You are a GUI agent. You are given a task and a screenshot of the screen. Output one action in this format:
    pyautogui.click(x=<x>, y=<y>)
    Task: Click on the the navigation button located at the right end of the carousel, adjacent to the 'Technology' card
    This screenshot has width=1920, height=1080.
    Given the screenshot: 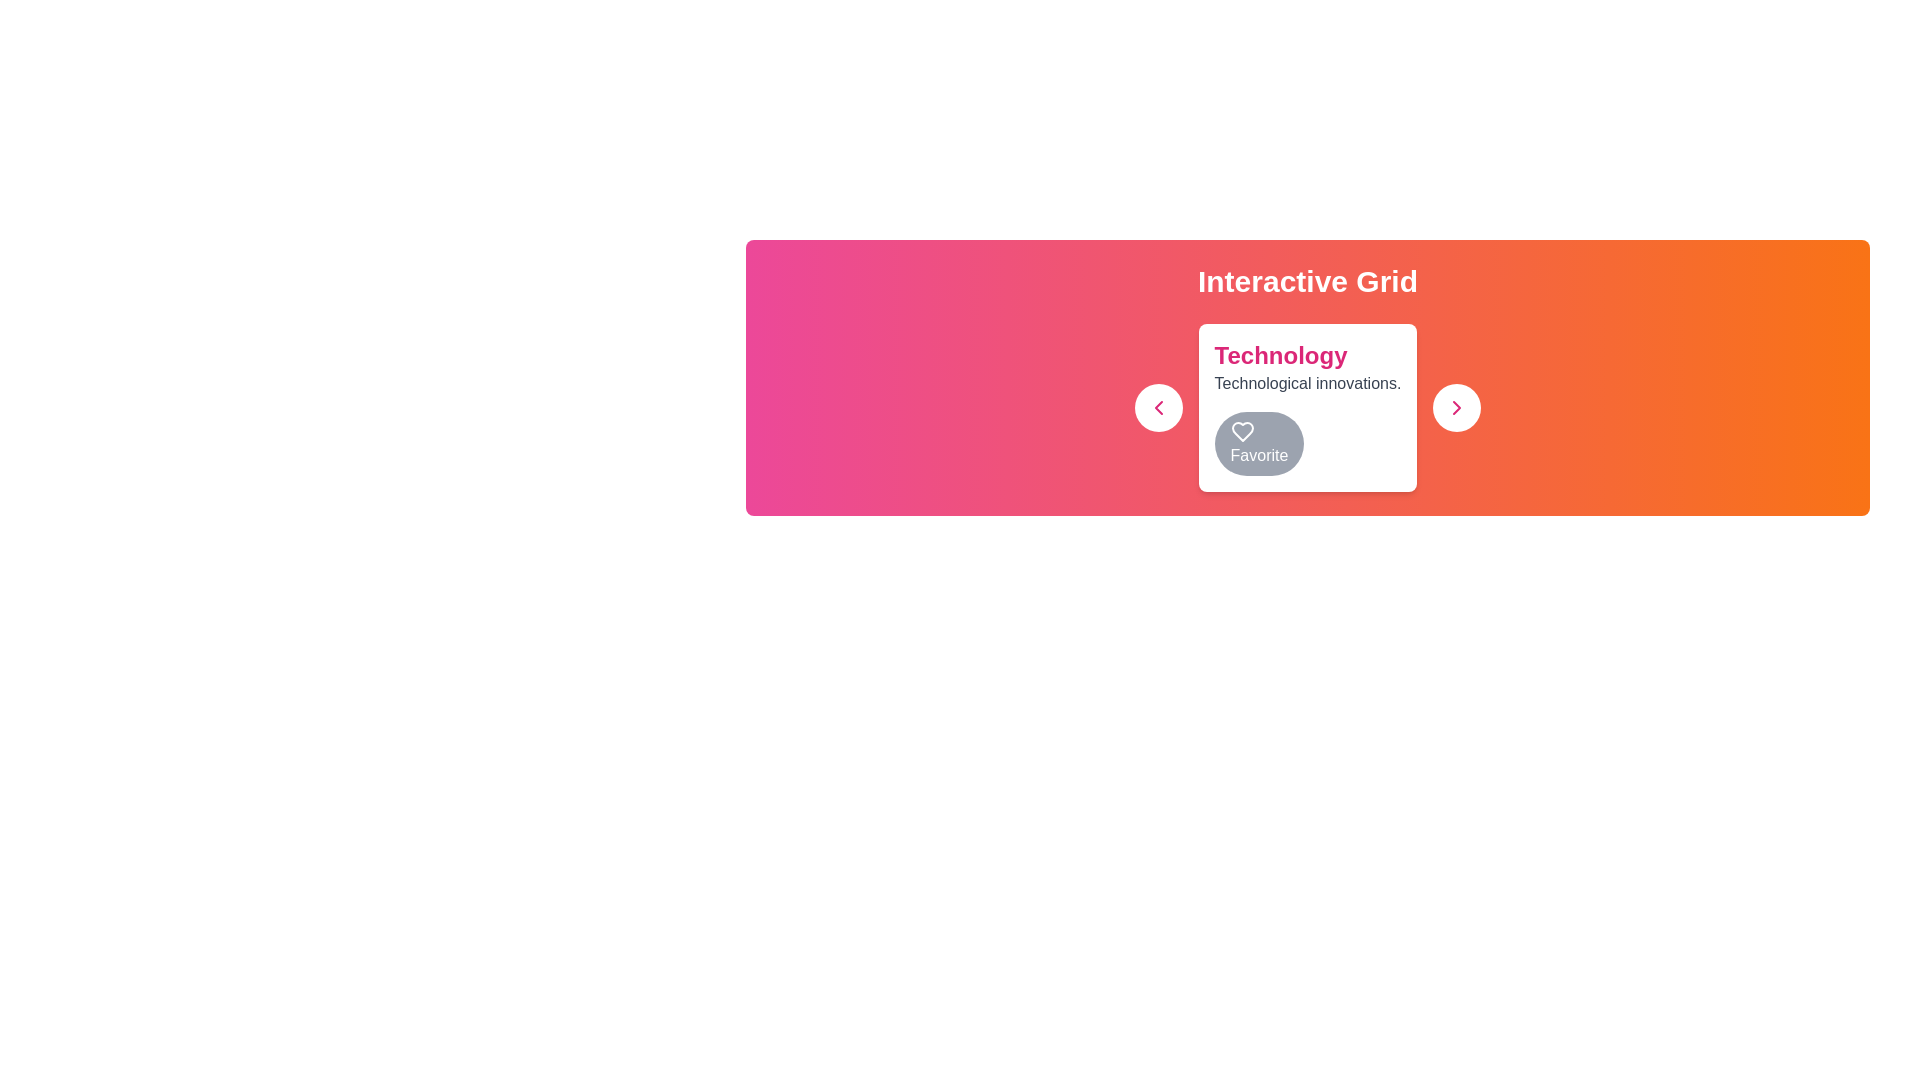 What is the action you would take?
    pyautogui.click(x=1457, y=407)
    